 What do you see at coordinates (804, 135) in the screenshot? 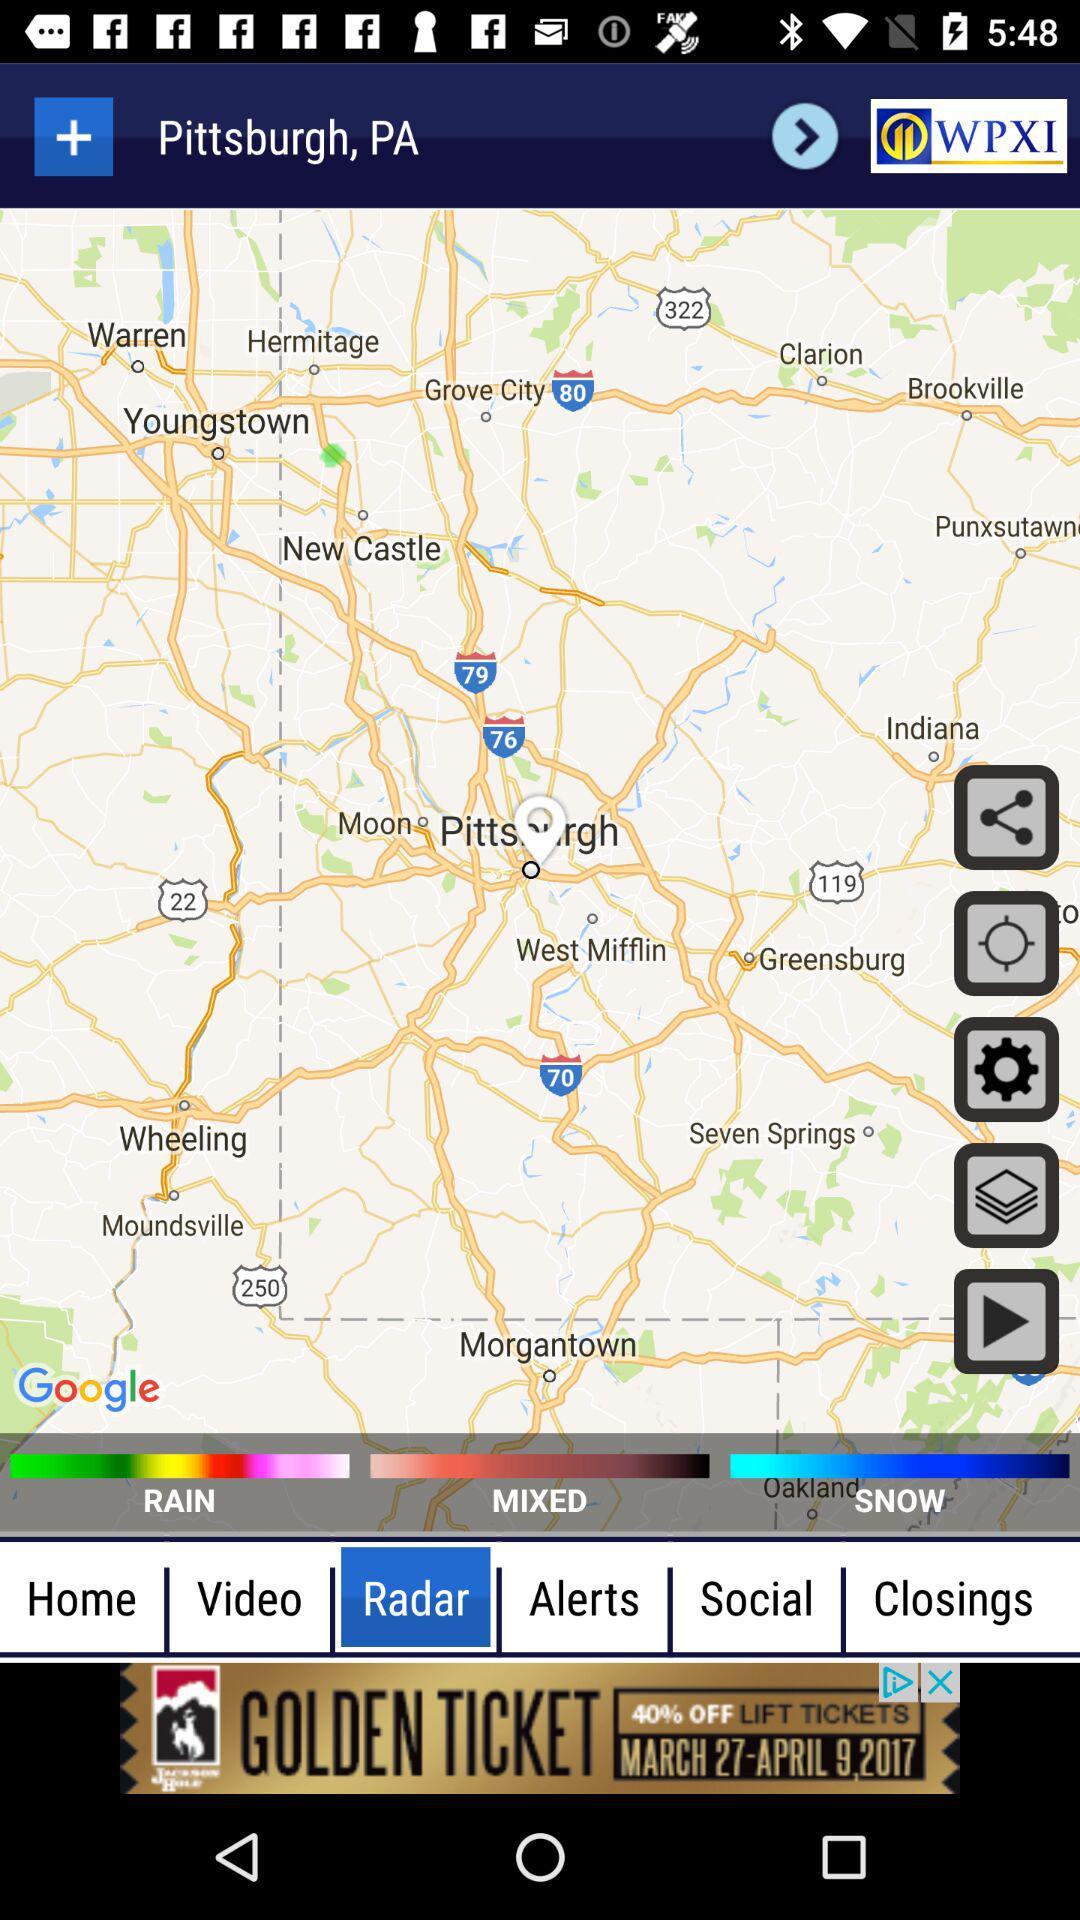
I see `the arrow_forward icon` at bounding box center [804, 135].